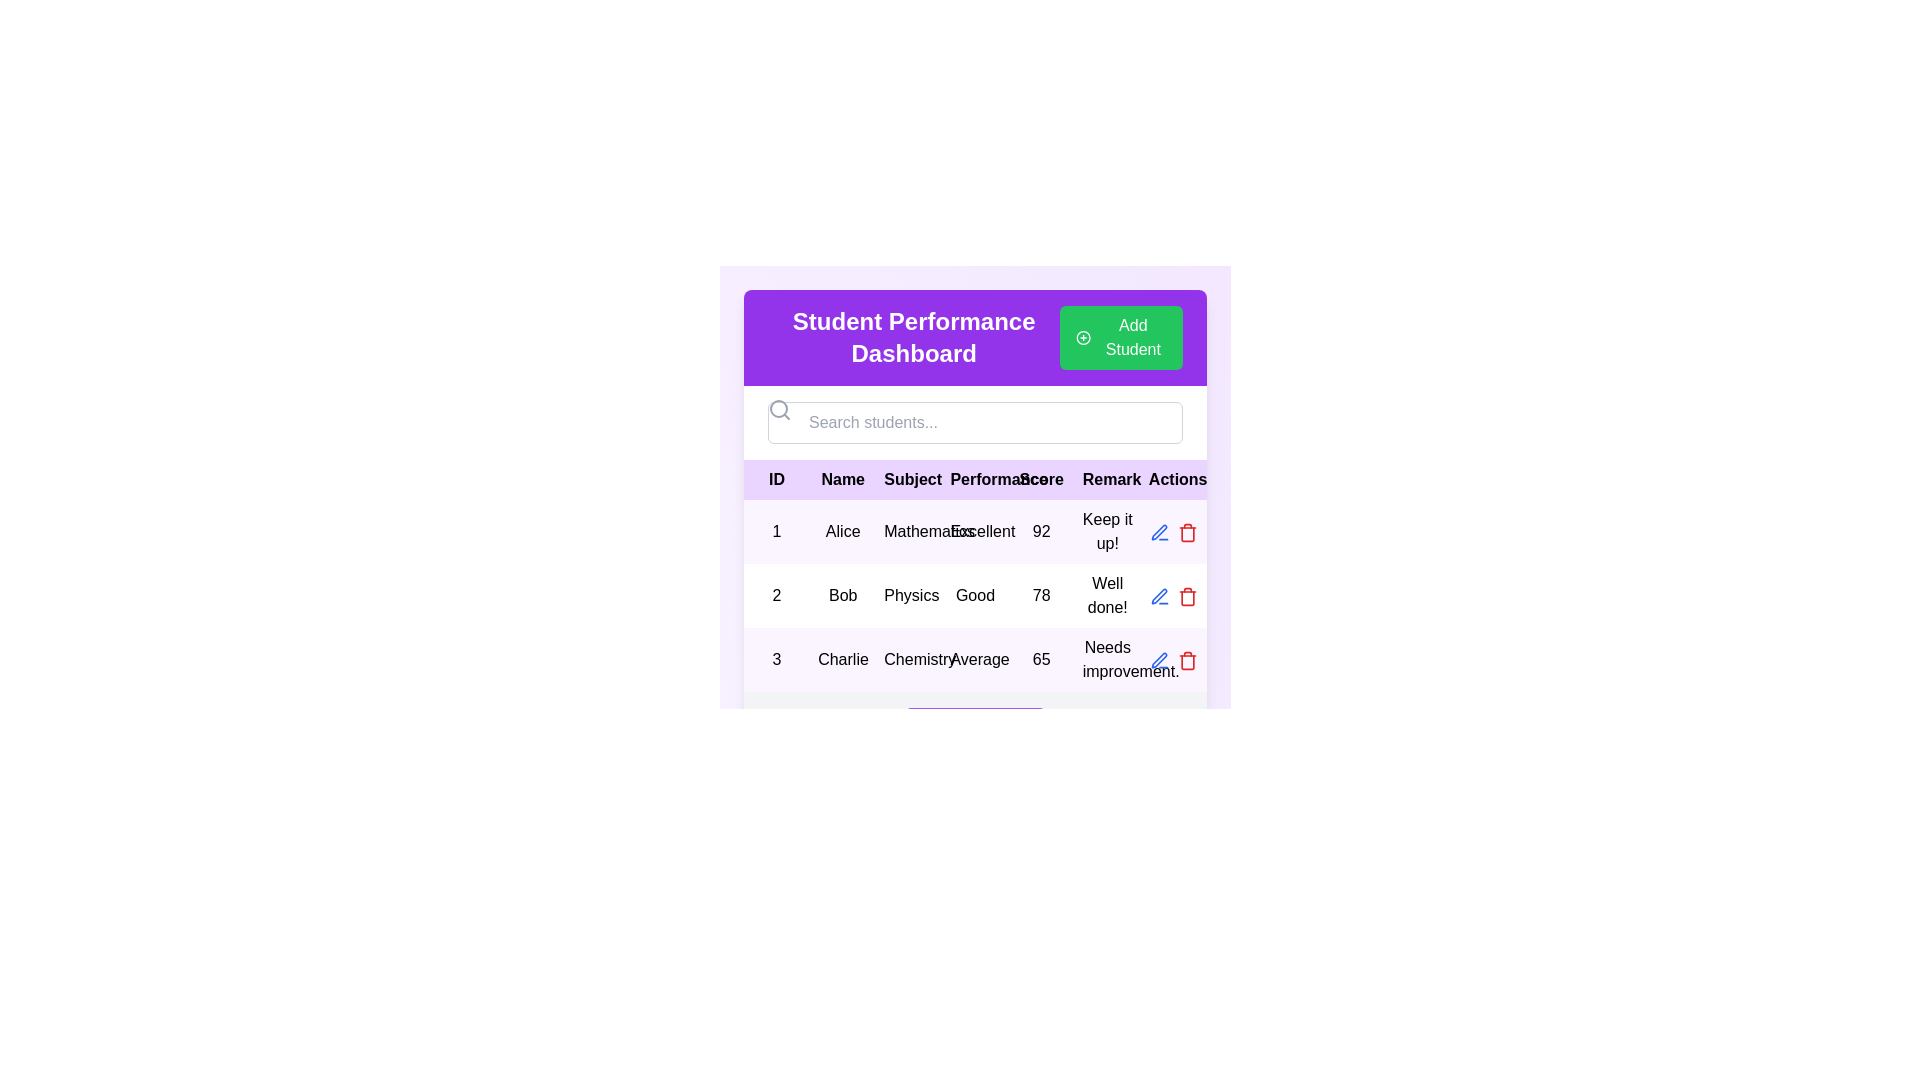 This screenshot has width=1920, height=1080. Describe the element at coordinates (1187, 531) in the screenshot. I see `the delete icon button located` at that location.